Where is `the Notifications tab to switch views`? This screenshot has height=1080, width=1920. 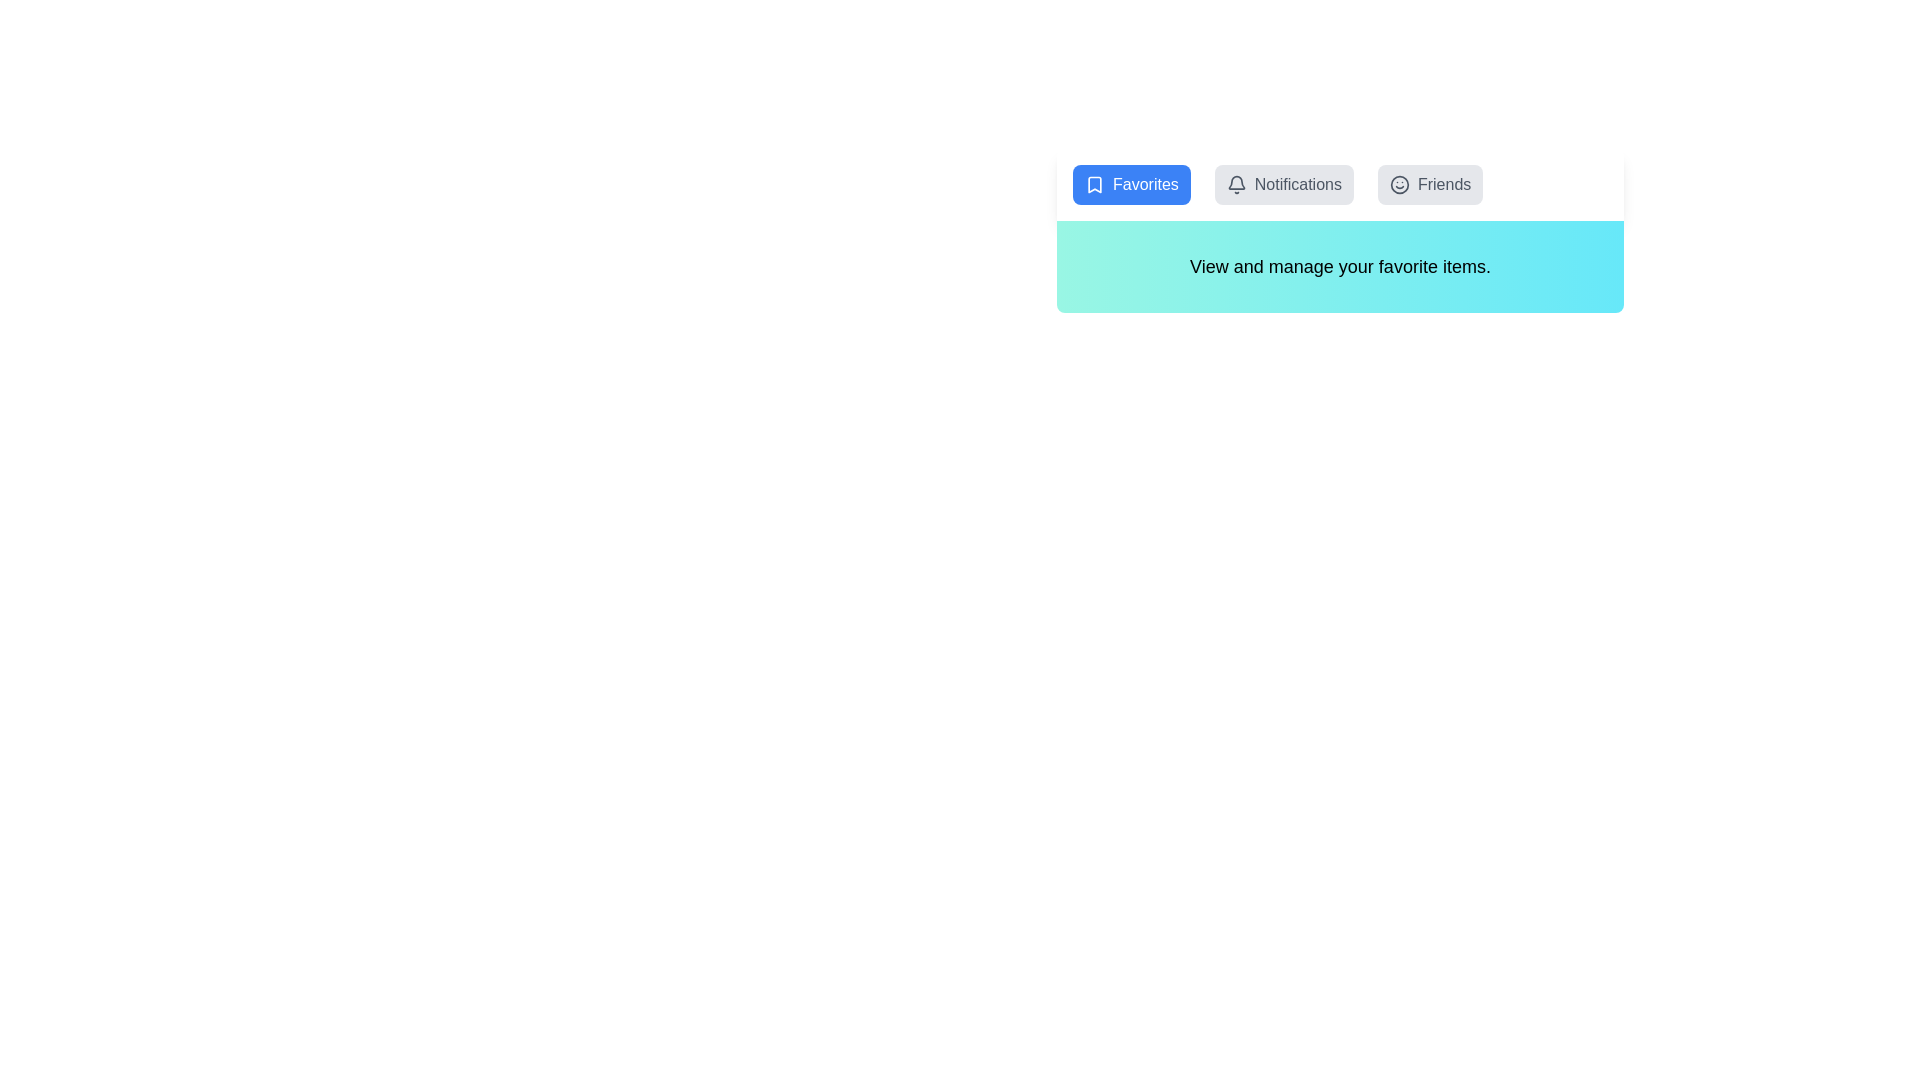 the Notifications tab to switch views is located at coordinates (1284, 185).